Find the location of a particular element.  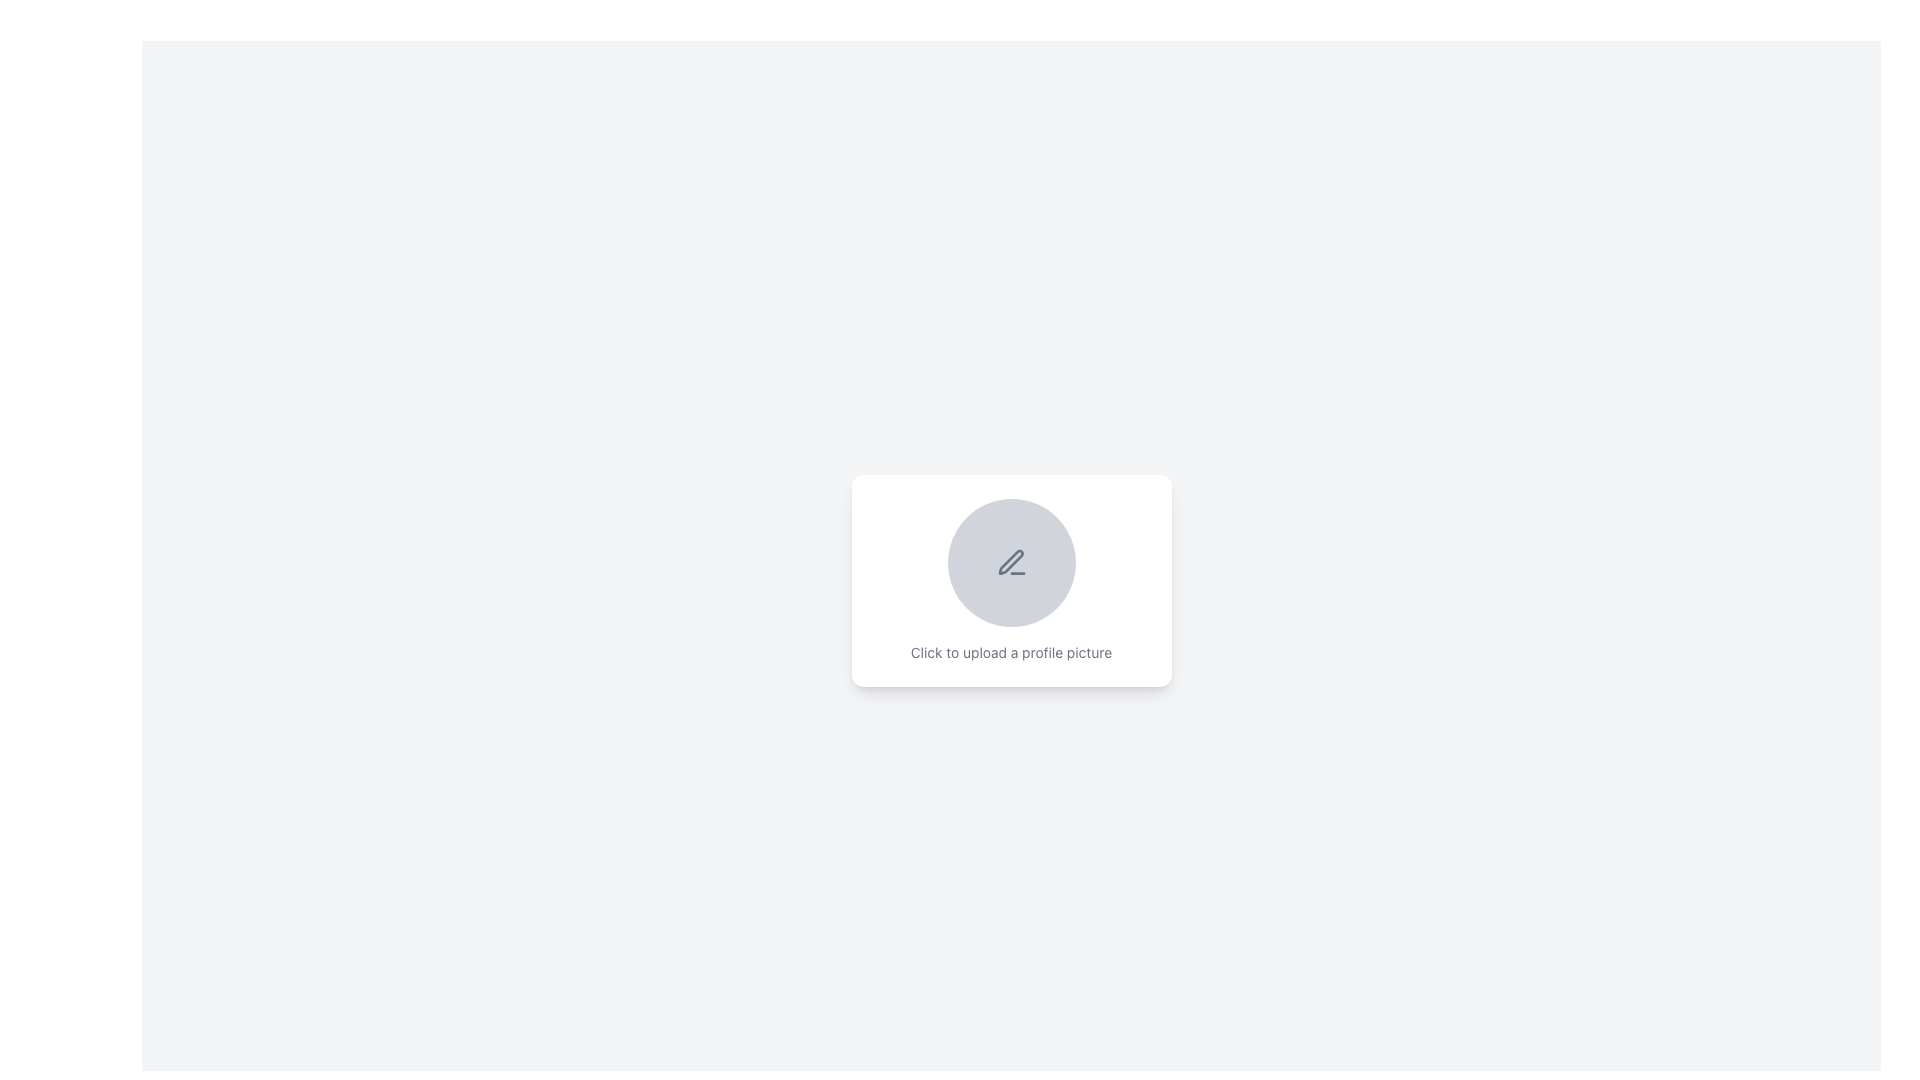

the clickable circular area with an icon to upload a profile picture, located above the text 'Click to upload a profile picture' is located at coordinates (1011, 563).